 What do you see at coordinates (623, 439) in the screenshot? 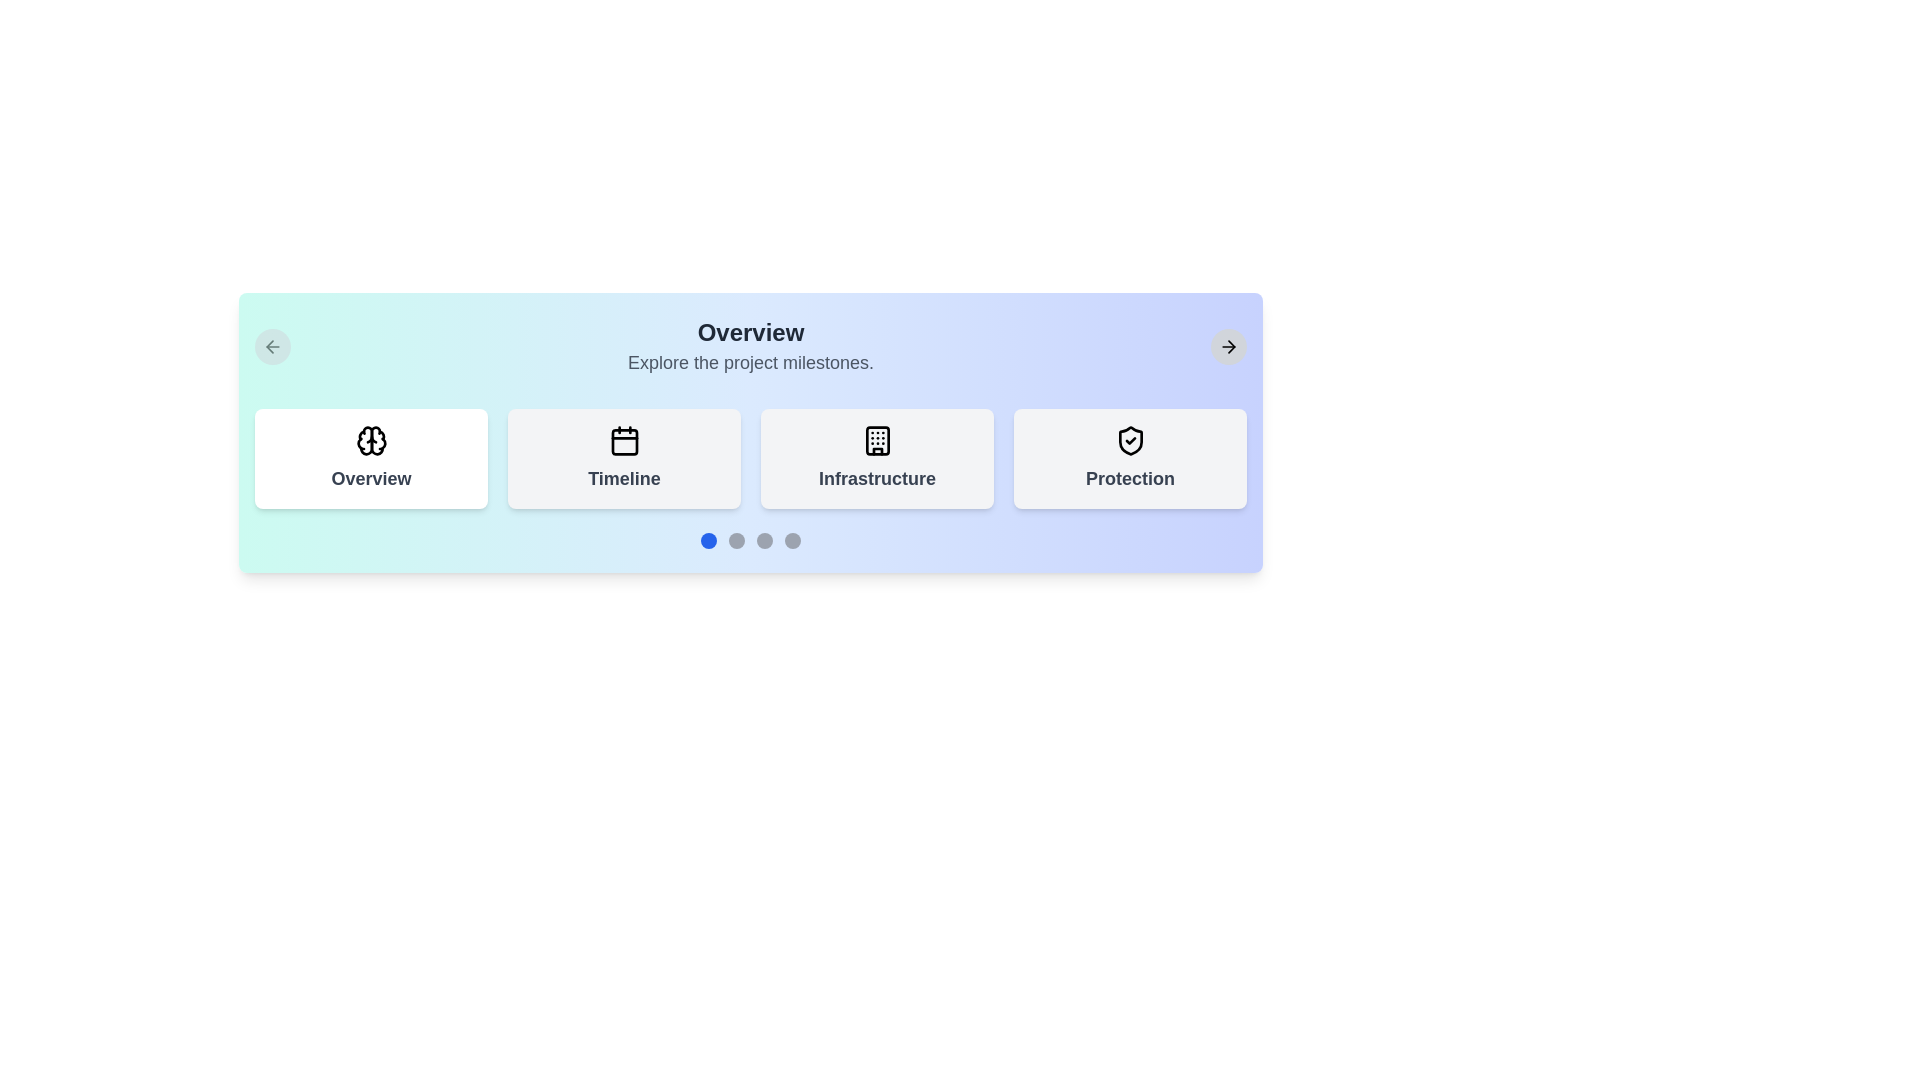
I see `the calendar icon` at bounding box center [623, 439].